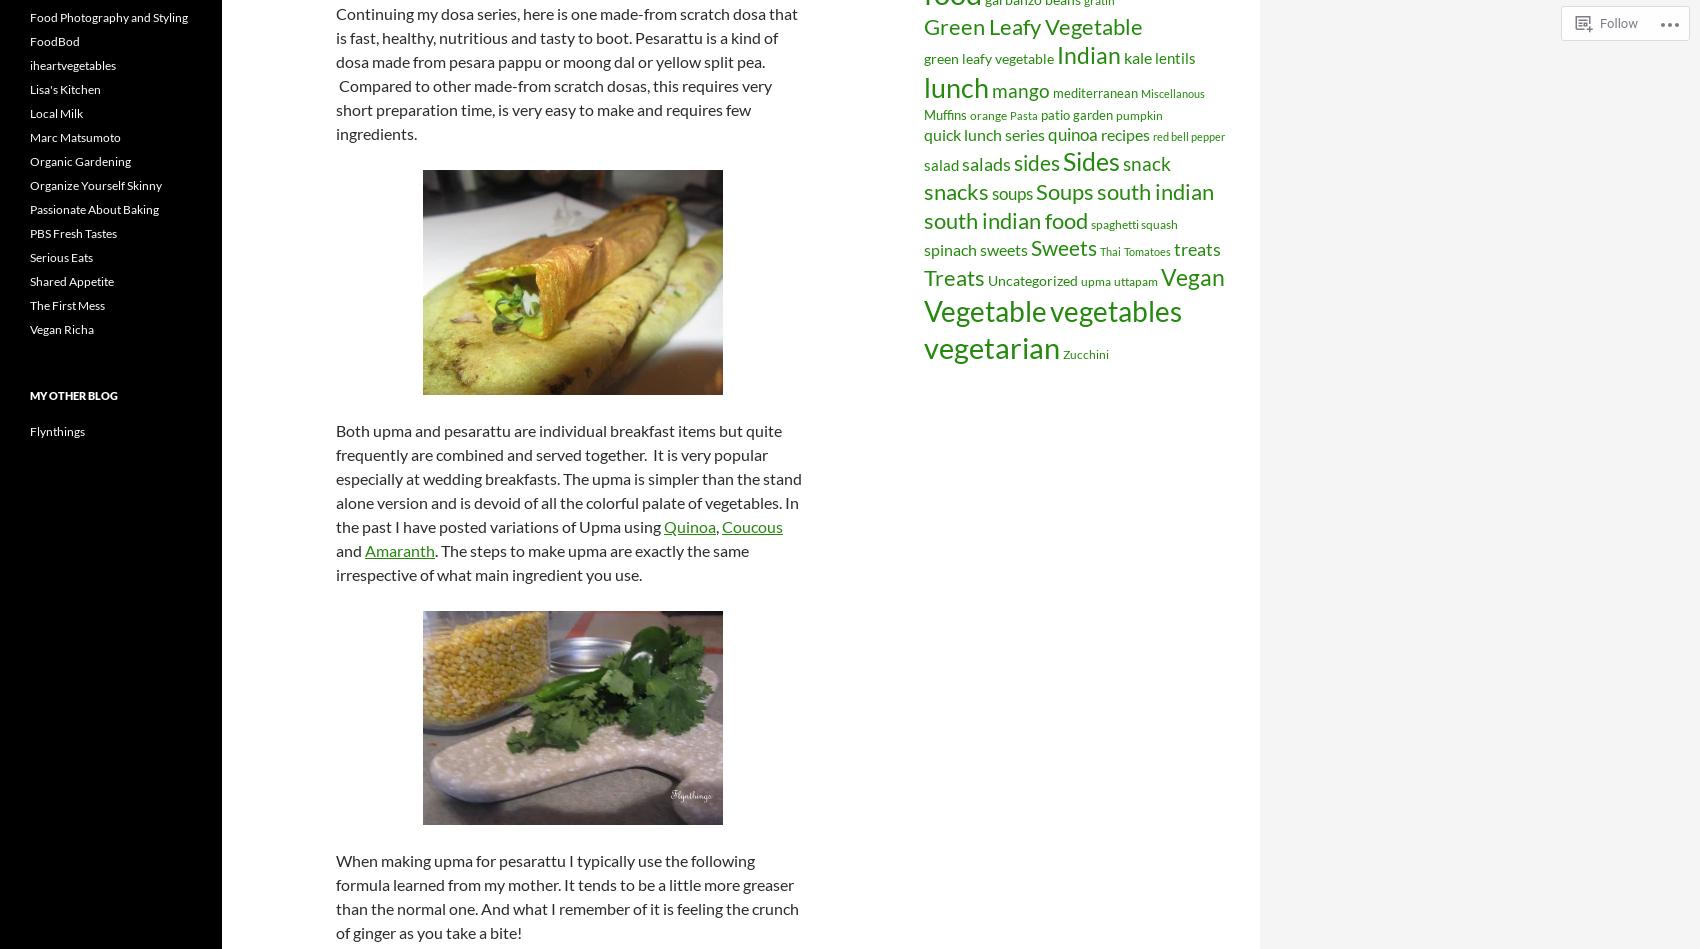 This screenshot has height=949, width=1700. What do you see at coordinates (1085, 354) in the screenshot?
I see `'Zucchini'` at bounding box center [1085, 354].